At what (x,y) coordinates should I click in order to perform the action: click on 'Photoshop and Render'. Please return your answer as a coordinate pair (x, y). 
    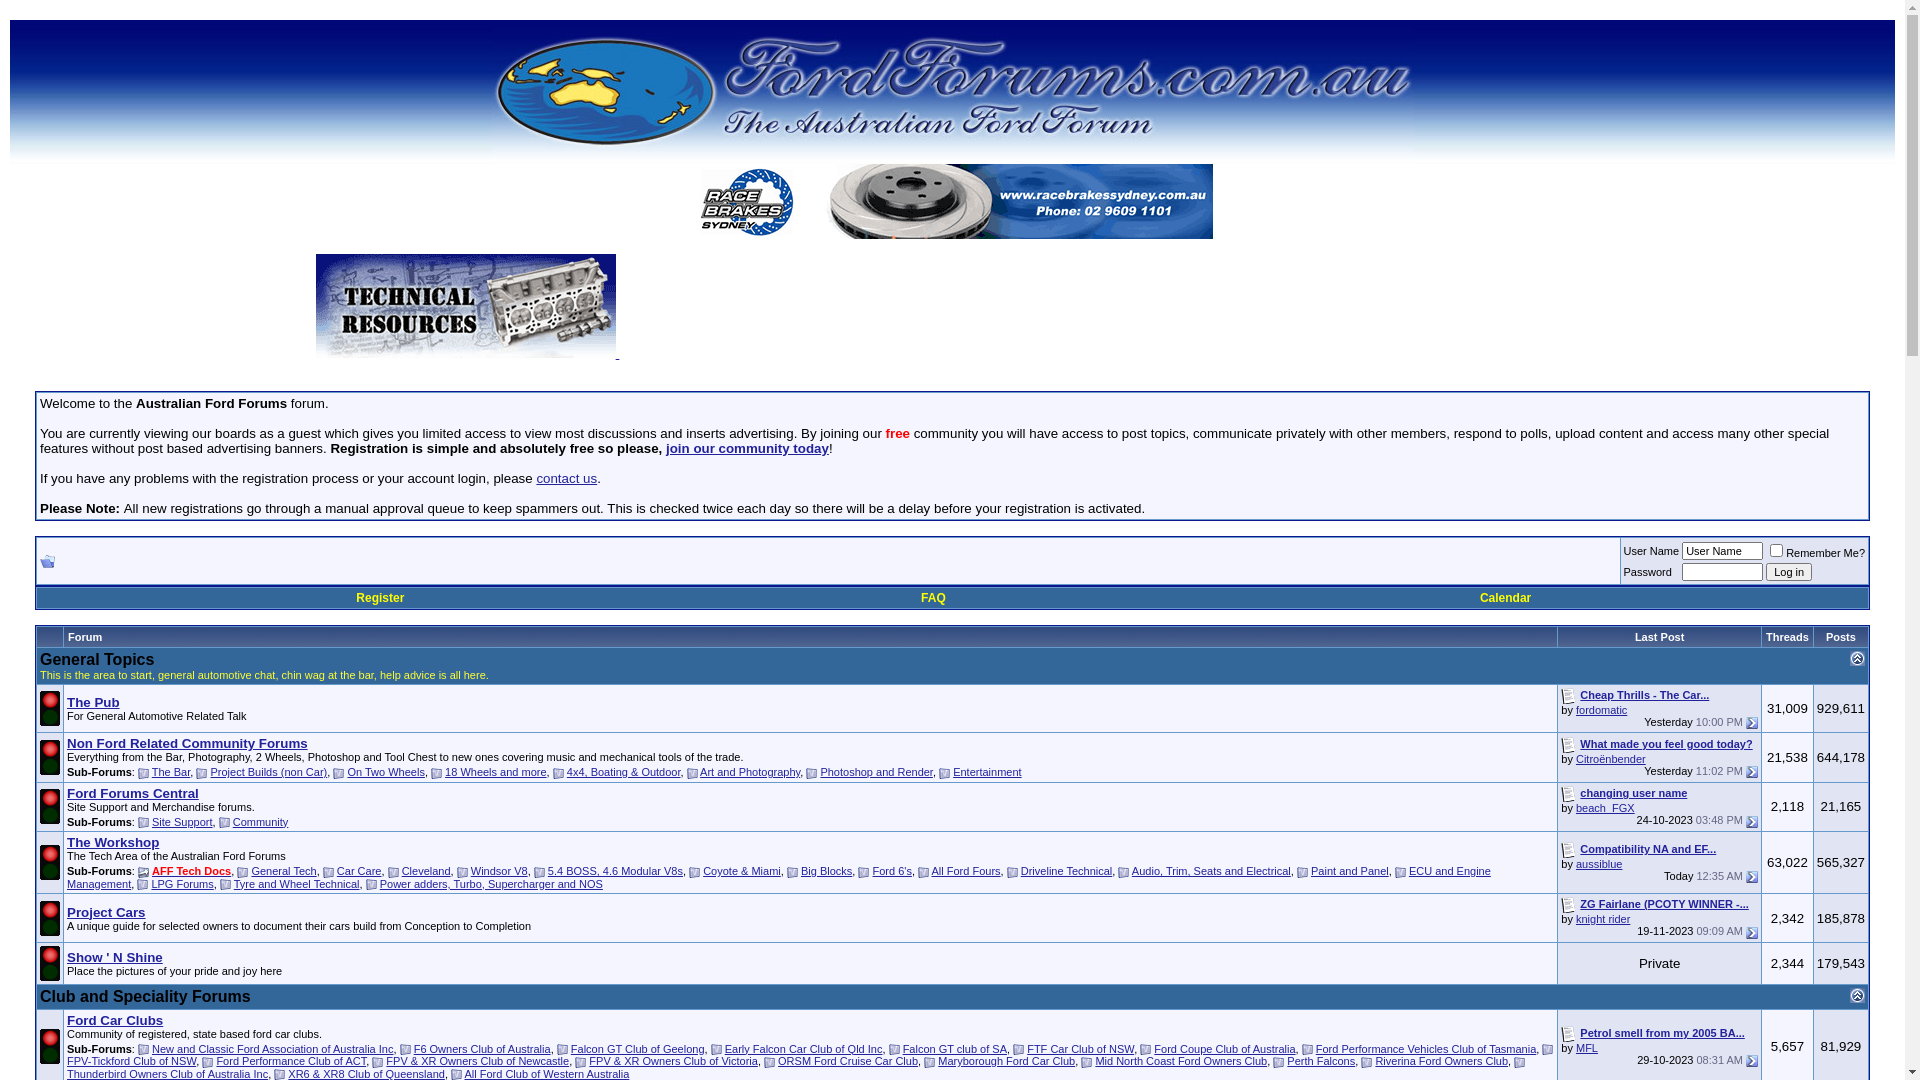
    Looking at the image, I should click on (820, 770).